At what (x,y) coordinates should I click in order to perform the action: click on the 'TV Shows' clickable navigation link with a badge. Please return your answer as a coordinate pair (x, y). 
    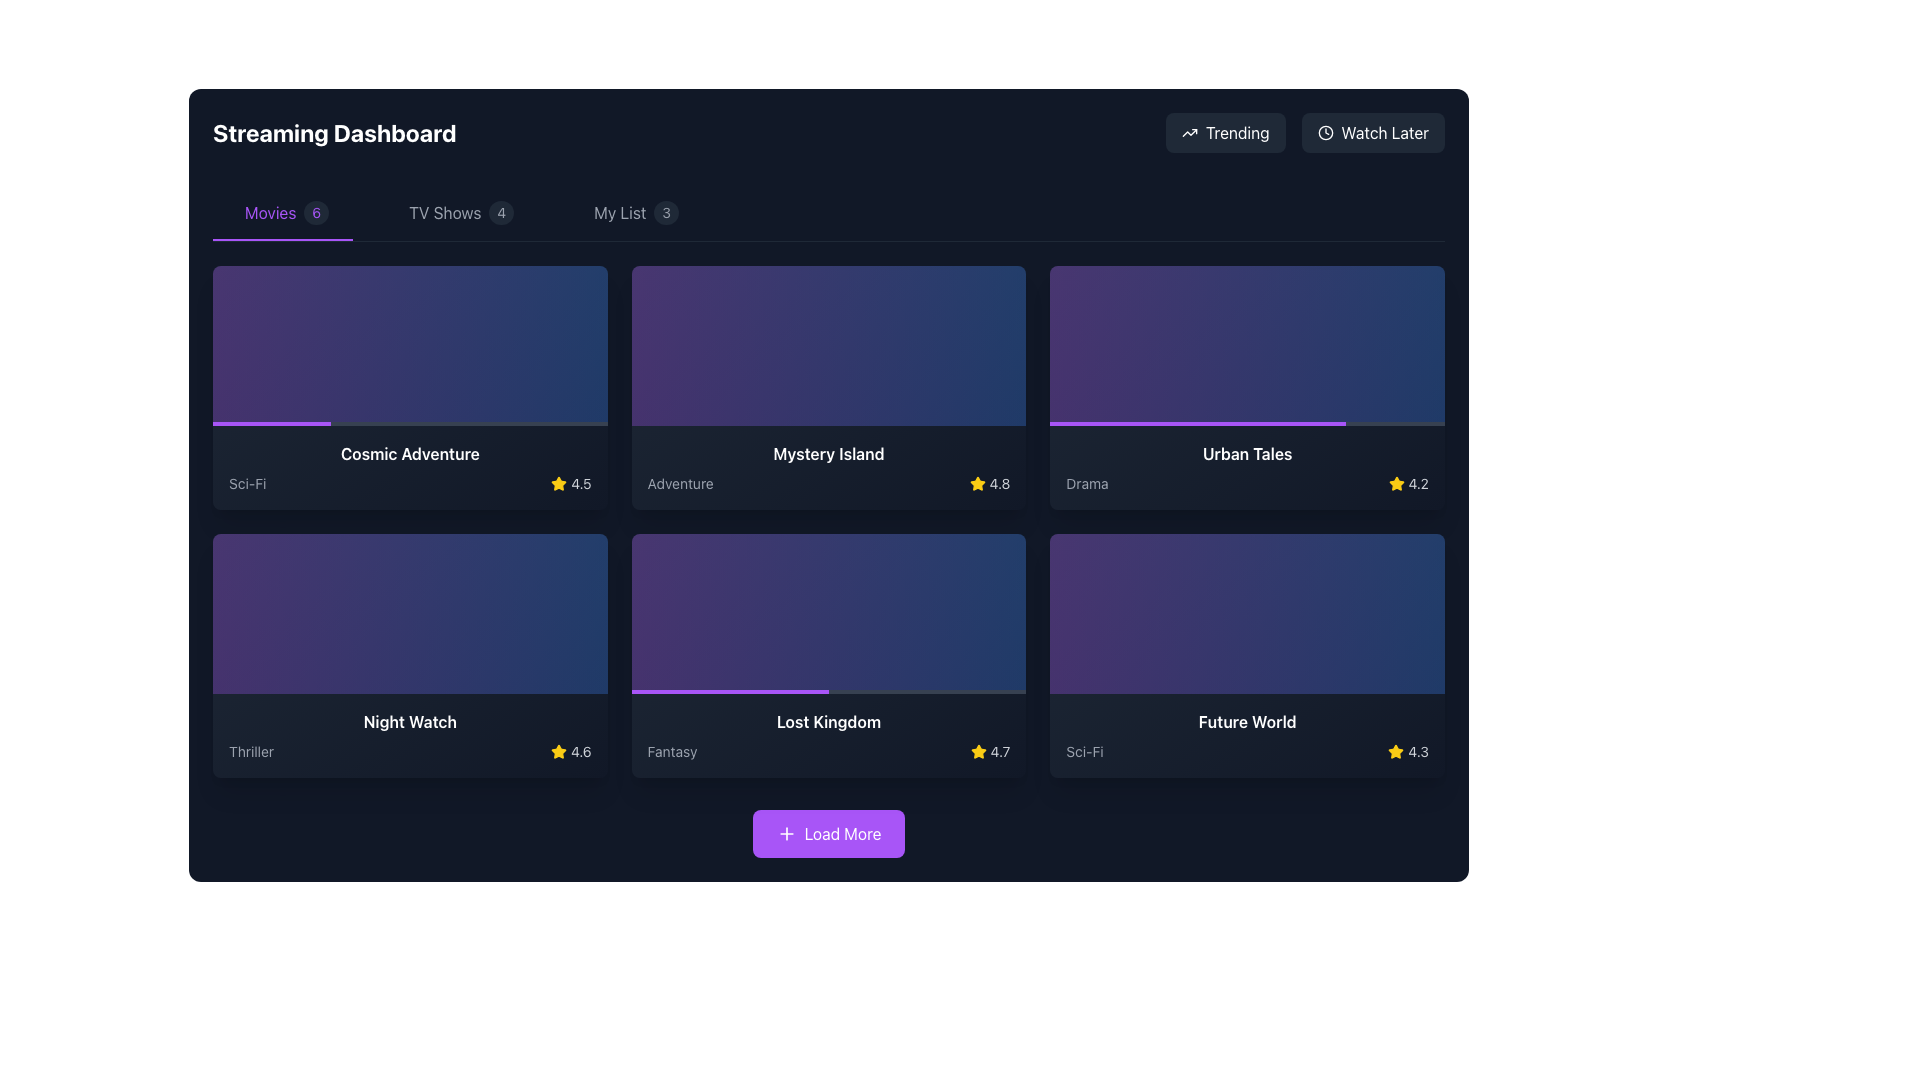
    Looking at the image, I should click on (460, 212).